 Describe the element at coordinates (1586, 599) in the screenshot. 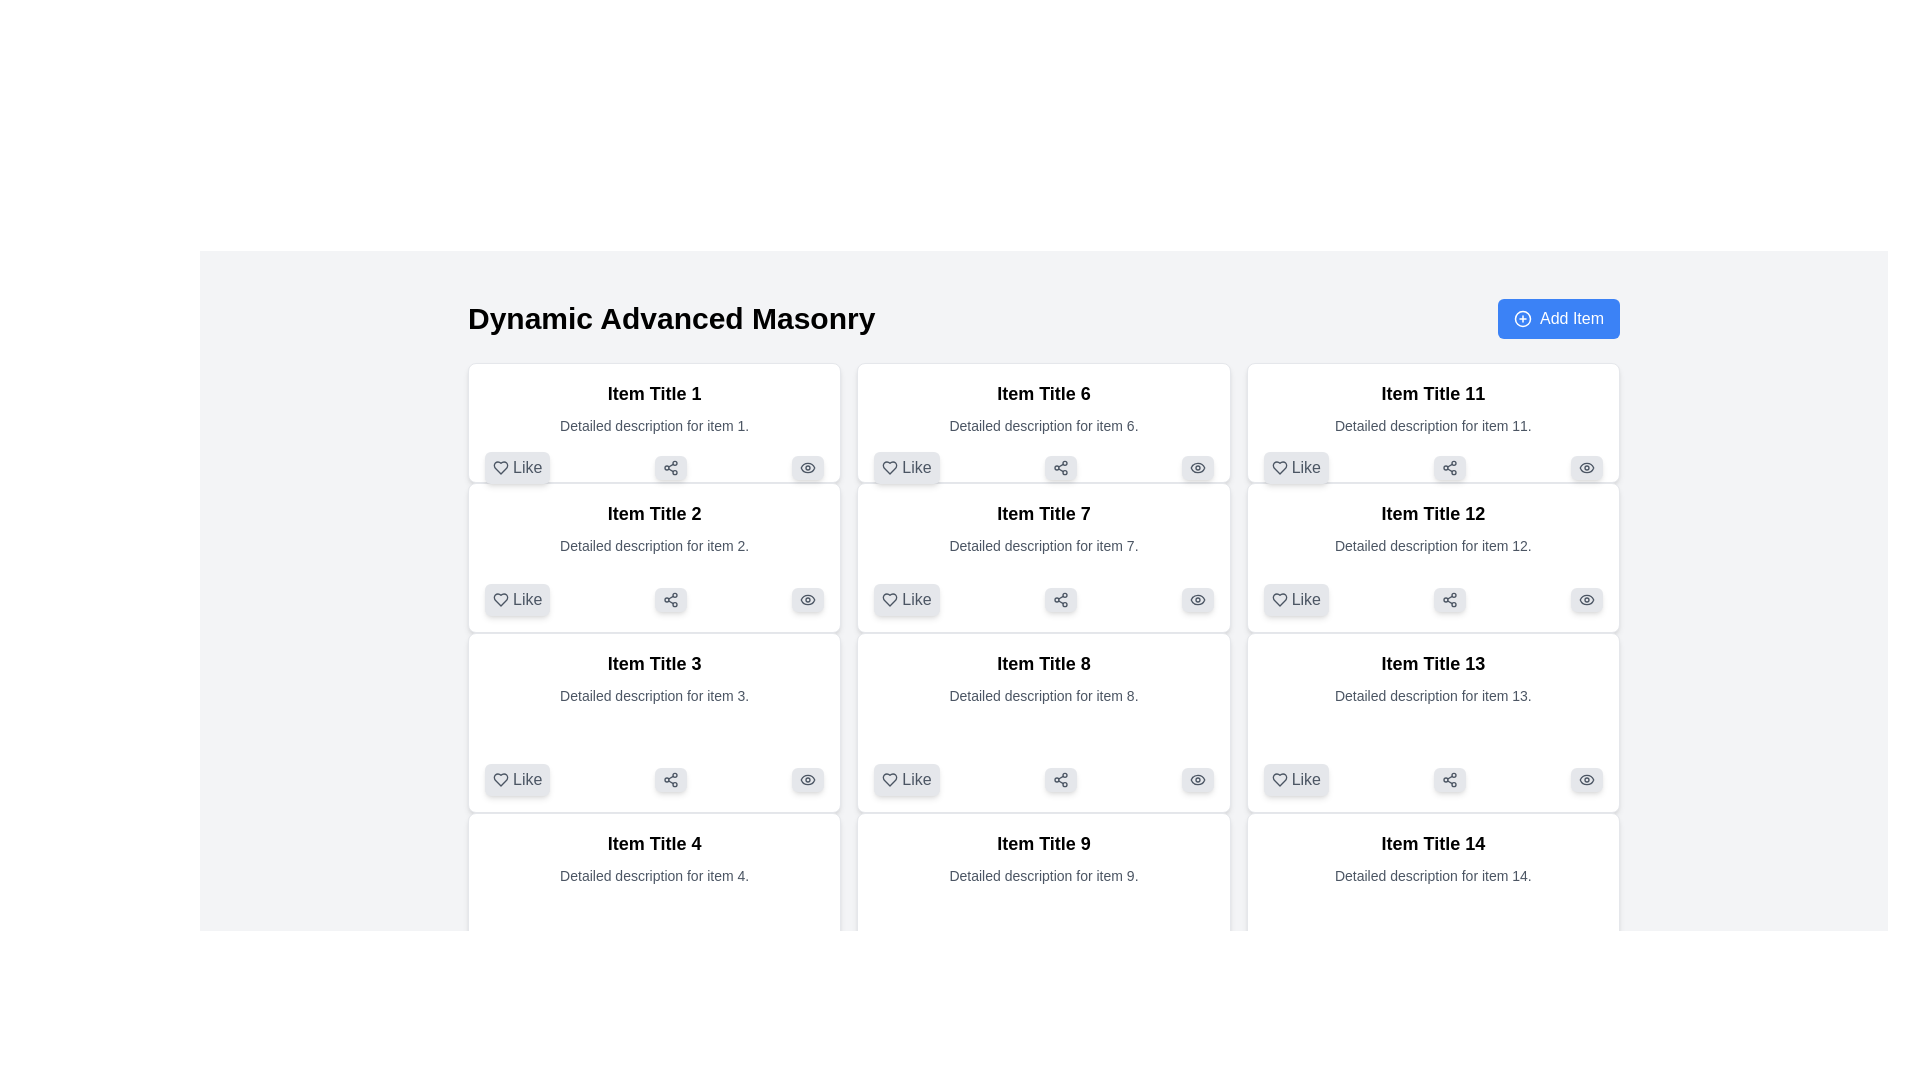

I see `the visibility toggle icon located at the top-right corner of the card titled 'Item Title 12'` at that location.